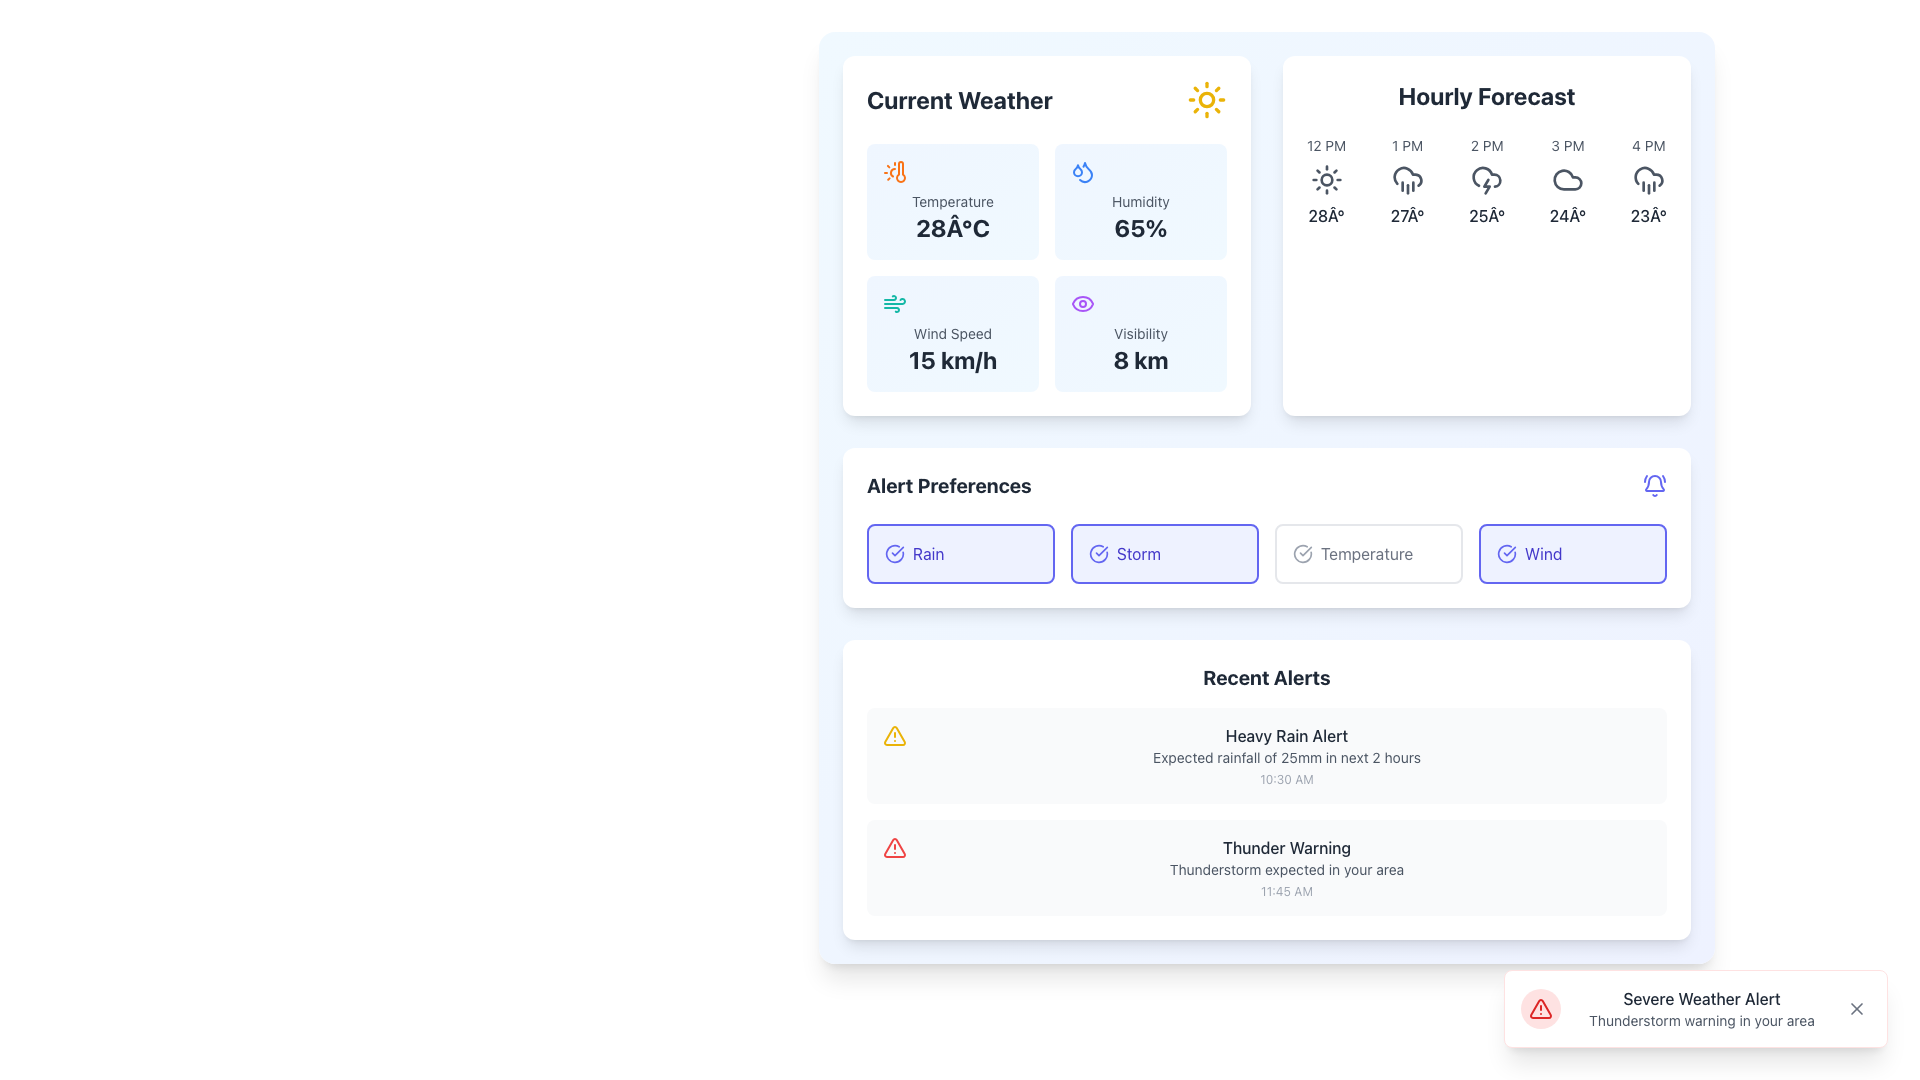  I want to click on the static text label displaying '1 PM' in the 'Hourly Forecast' section for information, so click(1406, 145).